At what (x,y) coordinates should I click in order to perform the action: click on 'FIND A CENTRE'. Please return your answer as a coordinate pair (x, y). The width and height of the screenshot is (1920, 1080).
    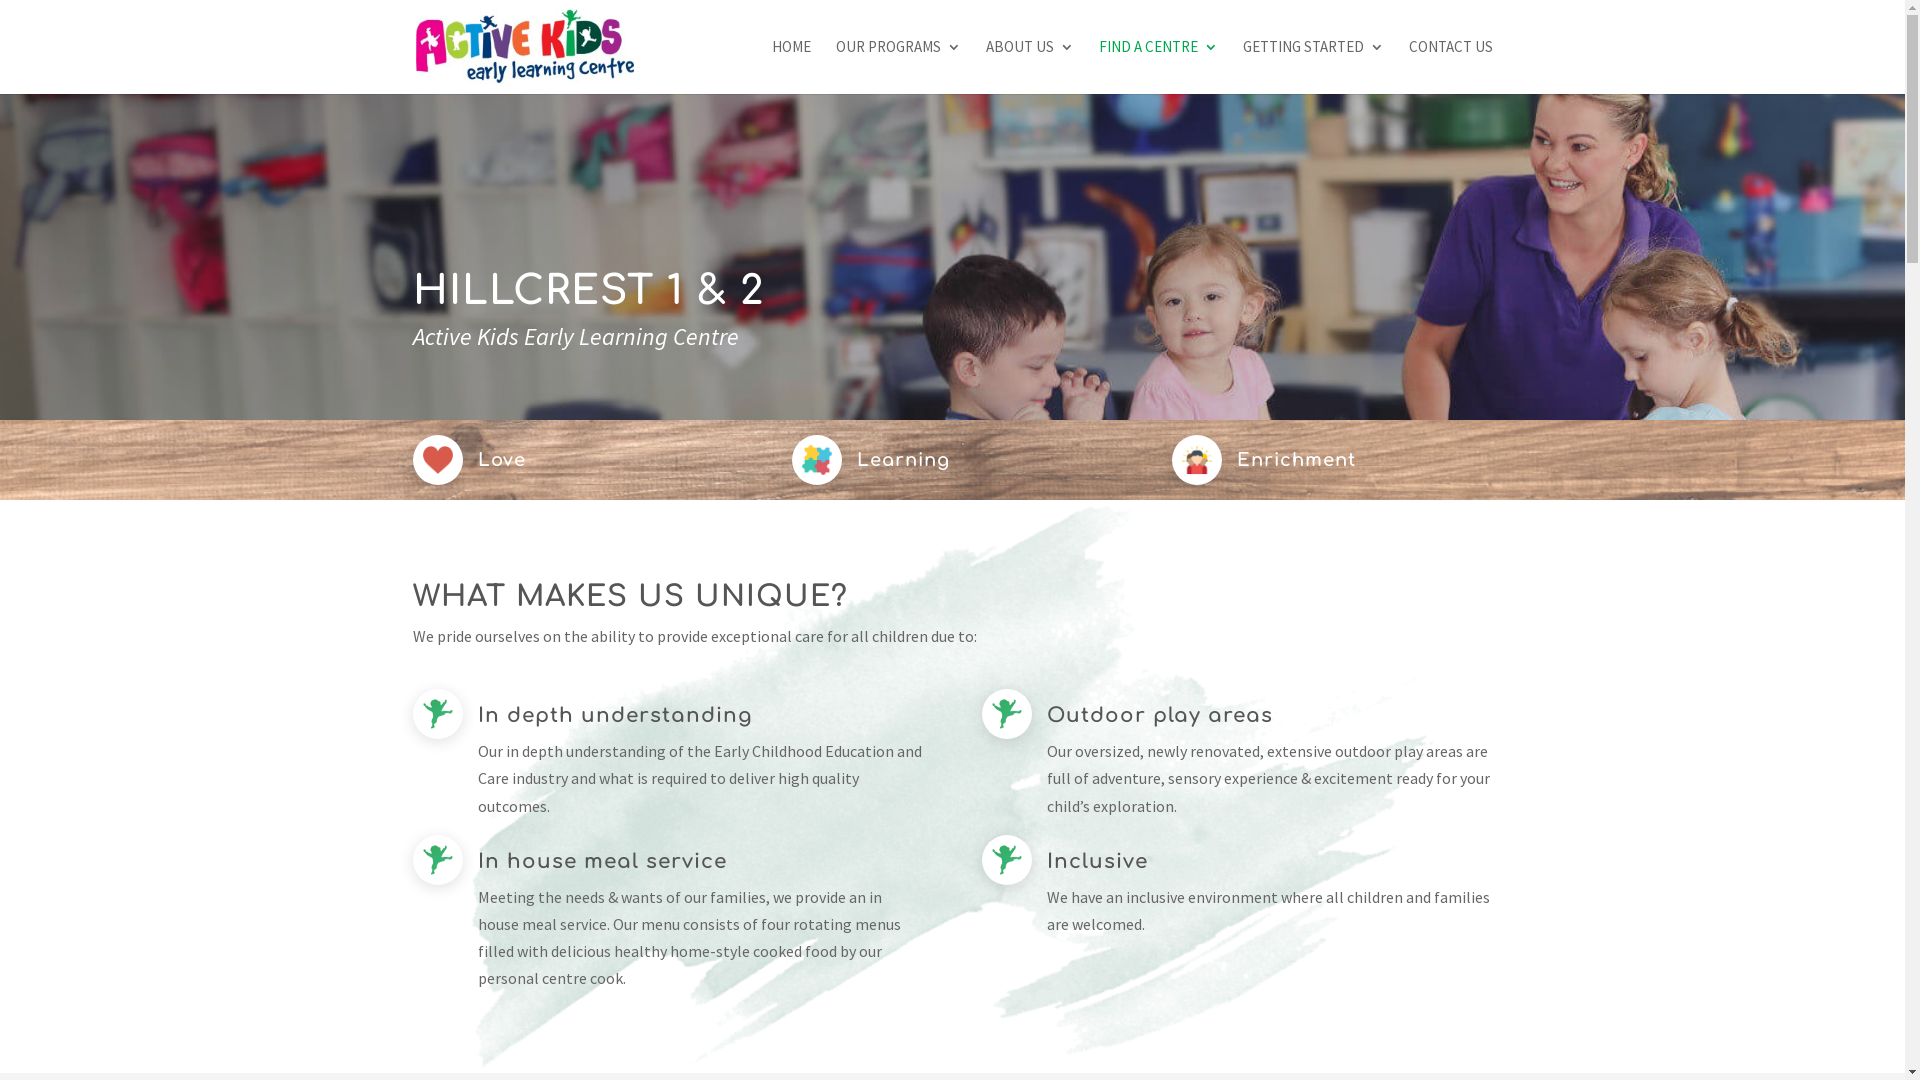
    Looking at the image, I should click on (1157, 65).